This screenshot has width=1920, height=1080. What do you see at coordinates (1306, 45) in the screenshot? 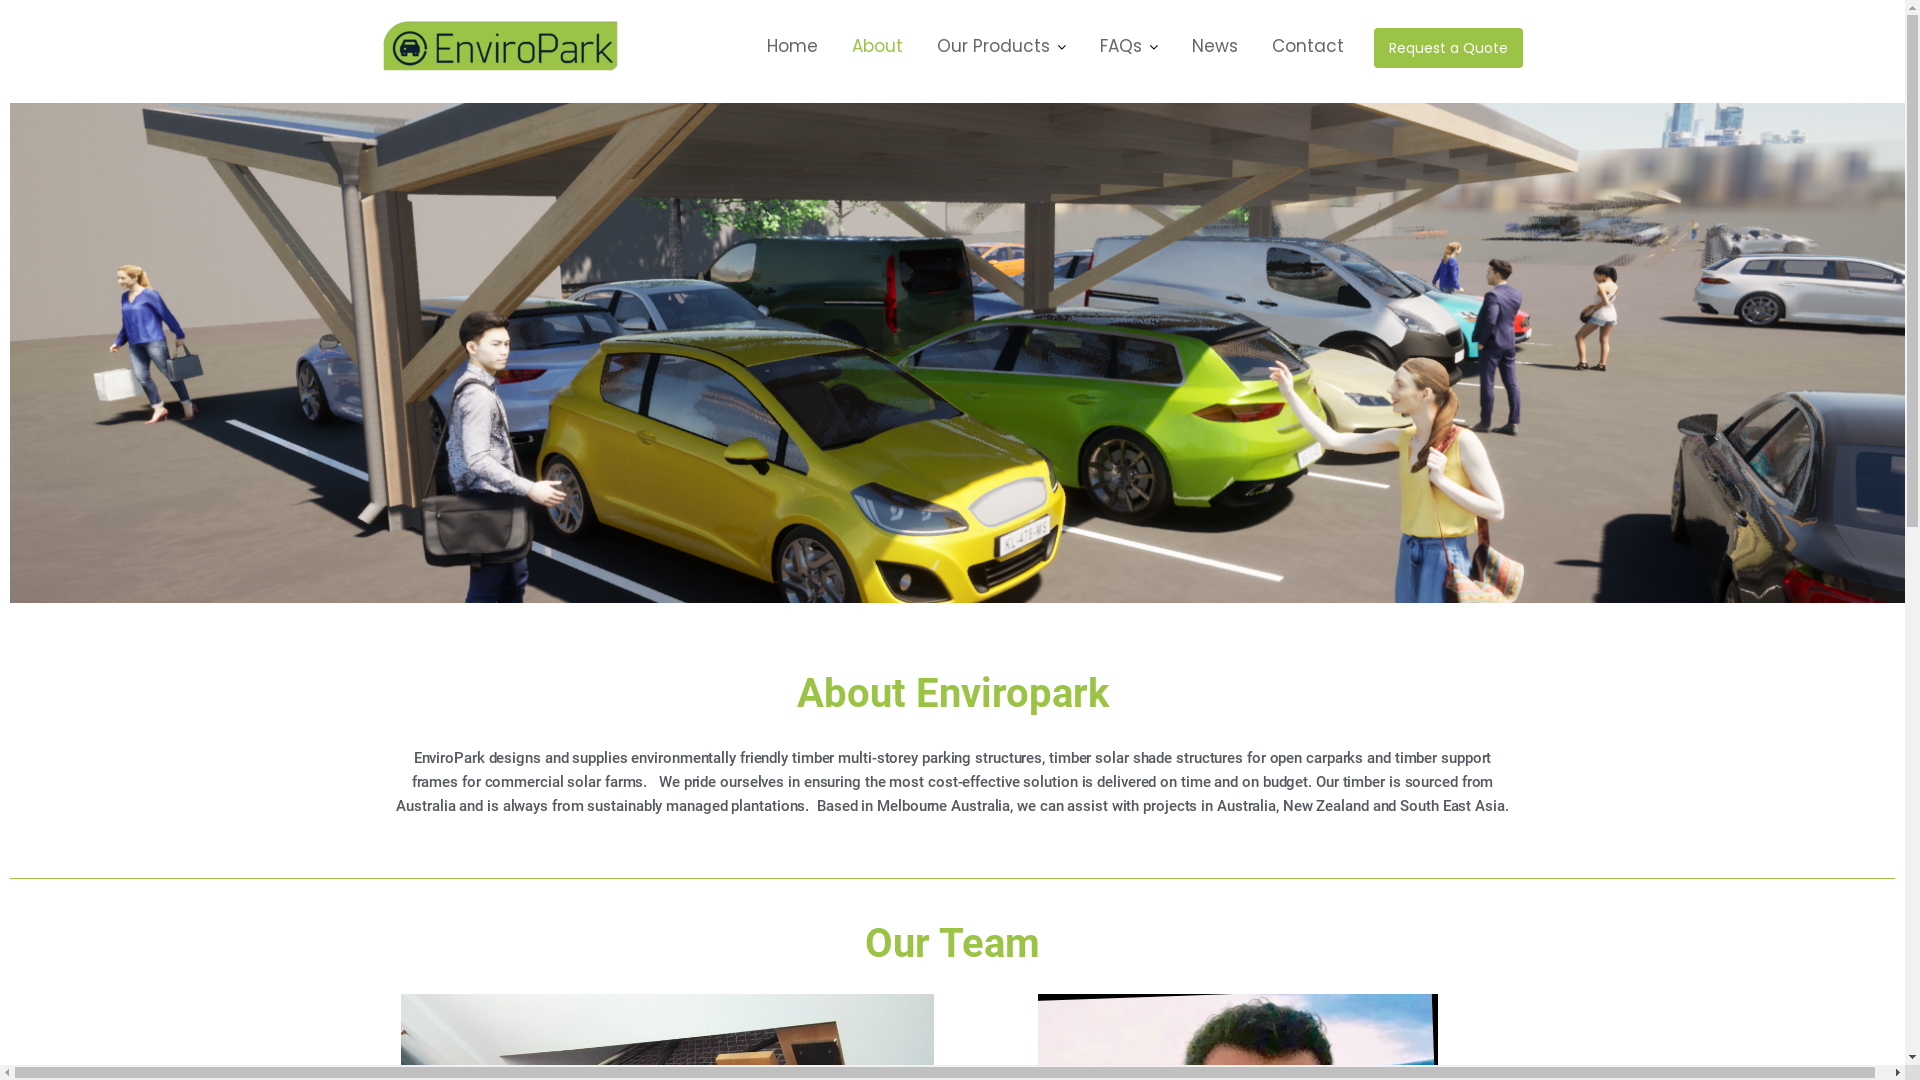
I see `'Contact'` at bounding box center [1306, 45].